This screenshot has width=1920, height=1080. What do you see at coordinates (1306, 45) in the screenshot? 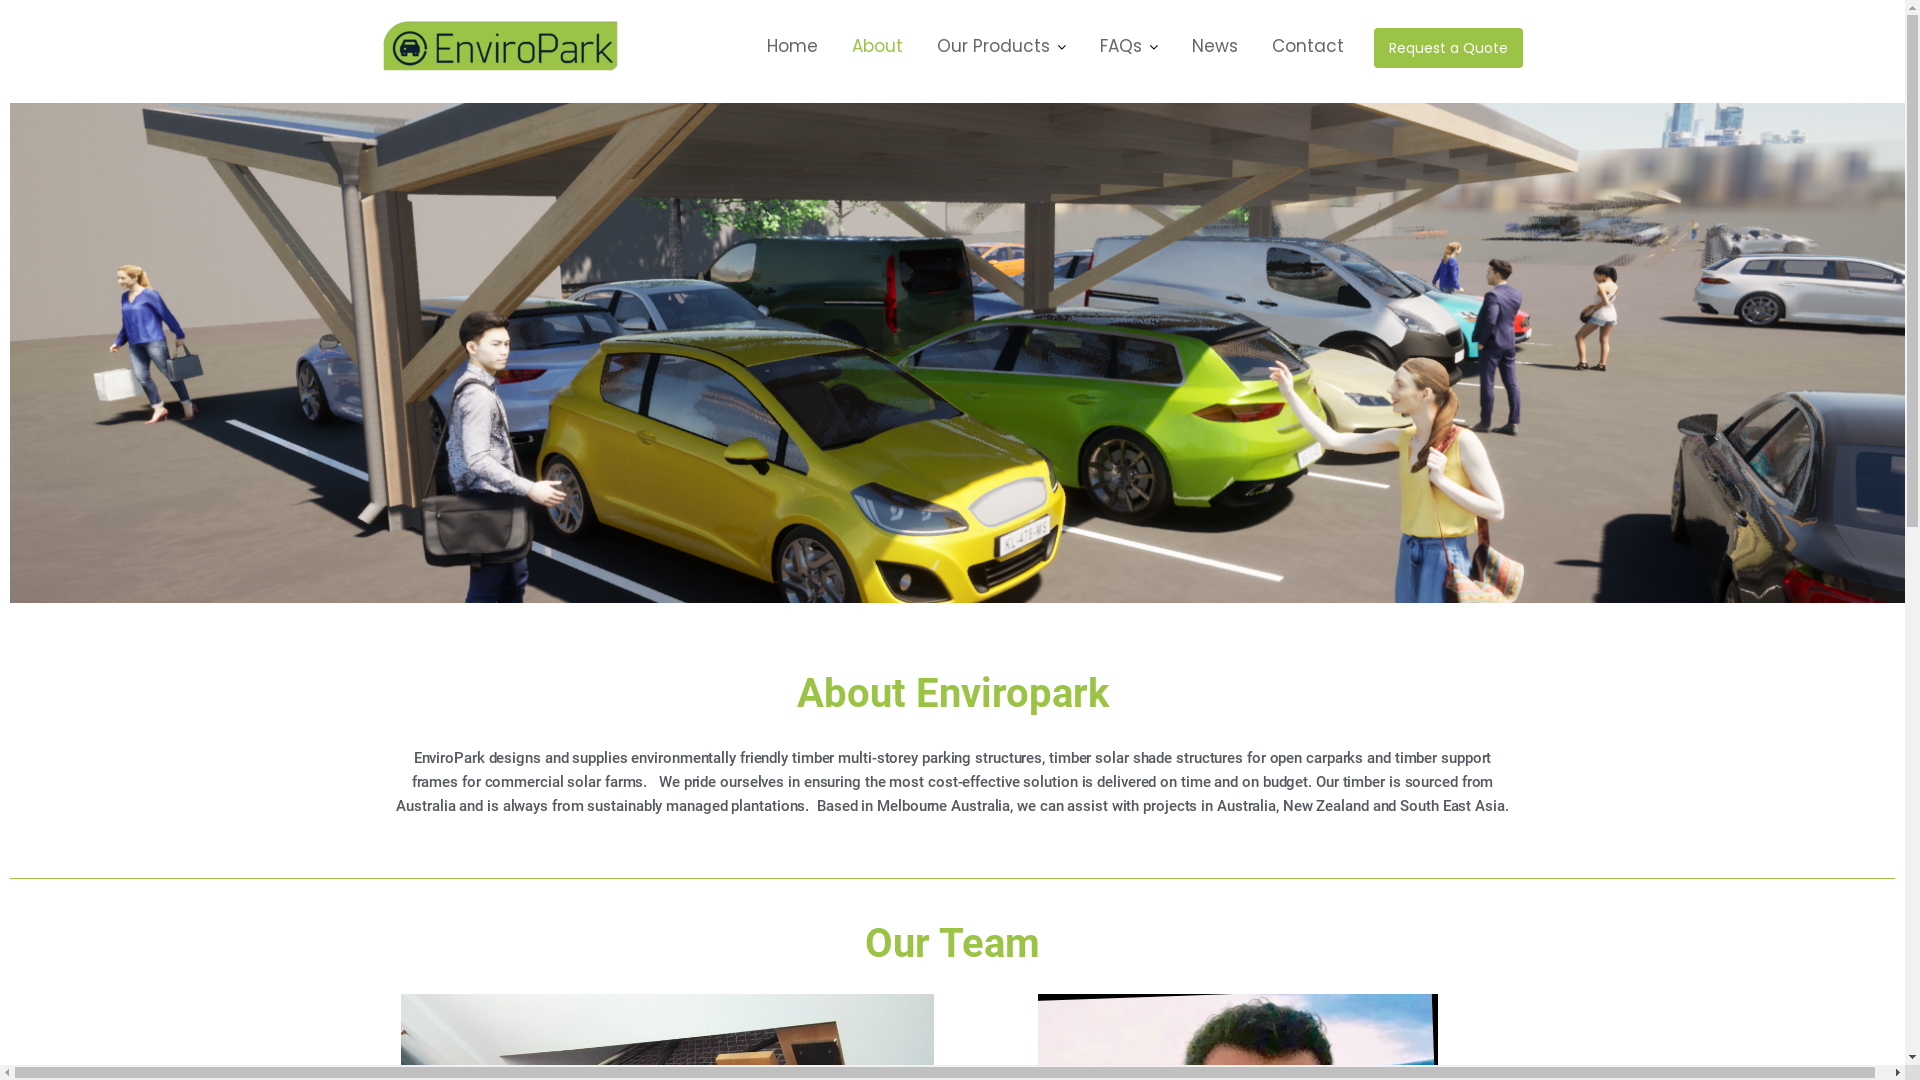
I see `'Contact'` at bounding box center [1306, 45].